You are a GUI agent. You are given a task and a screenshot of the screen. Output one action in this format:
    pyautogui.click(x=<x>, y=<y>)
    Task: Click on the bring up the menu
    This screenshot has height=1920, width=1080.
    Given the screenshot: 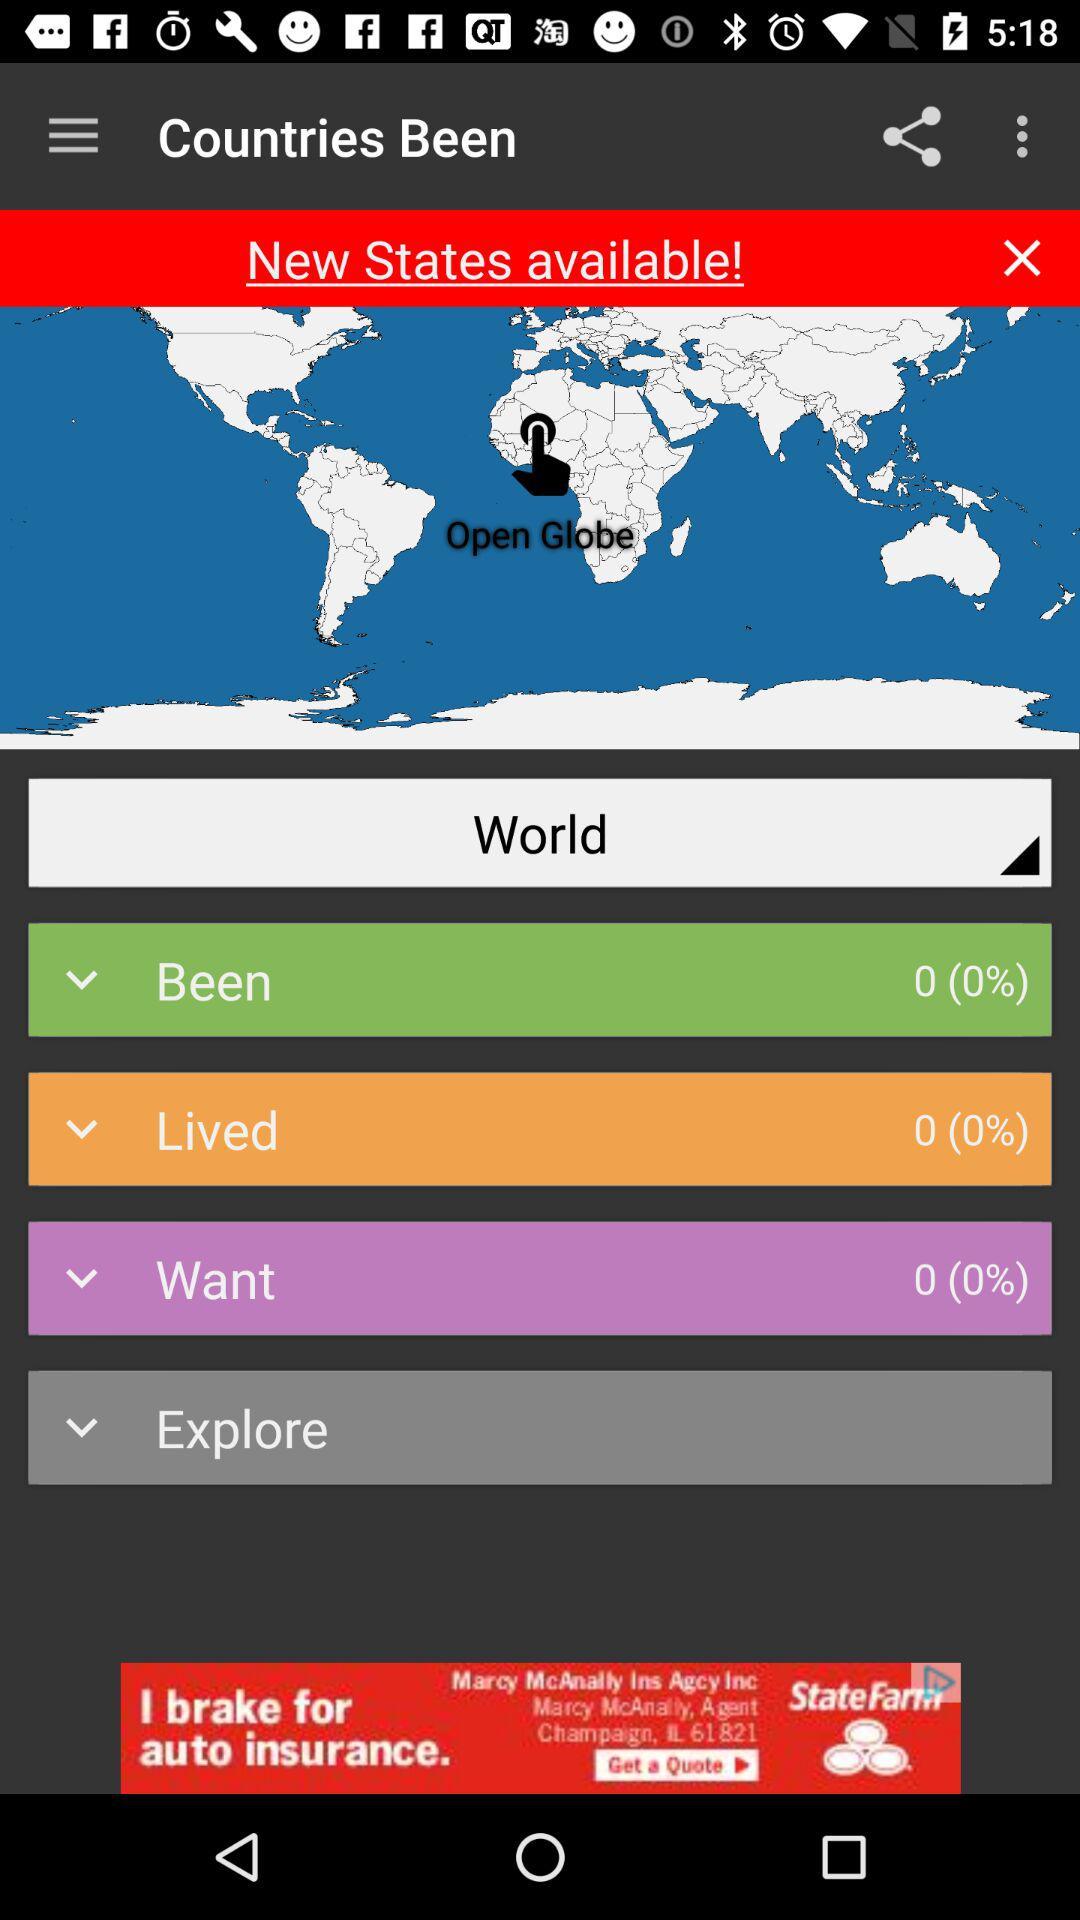 What is the action you would take?
    pyautogui.click(x=72, y=135)
    